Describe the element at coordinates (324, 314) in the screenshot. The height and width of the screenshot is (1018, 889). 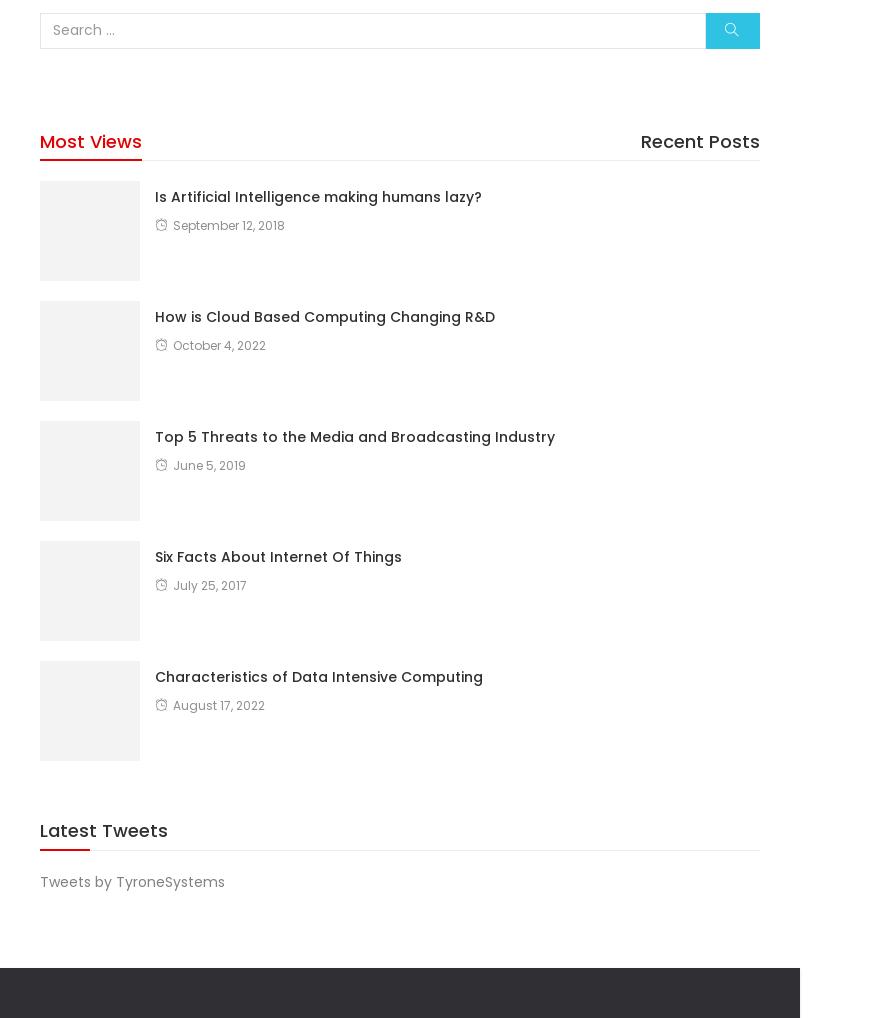
I see `'How is Cloud Based Computing Changing R&D'` at that location.